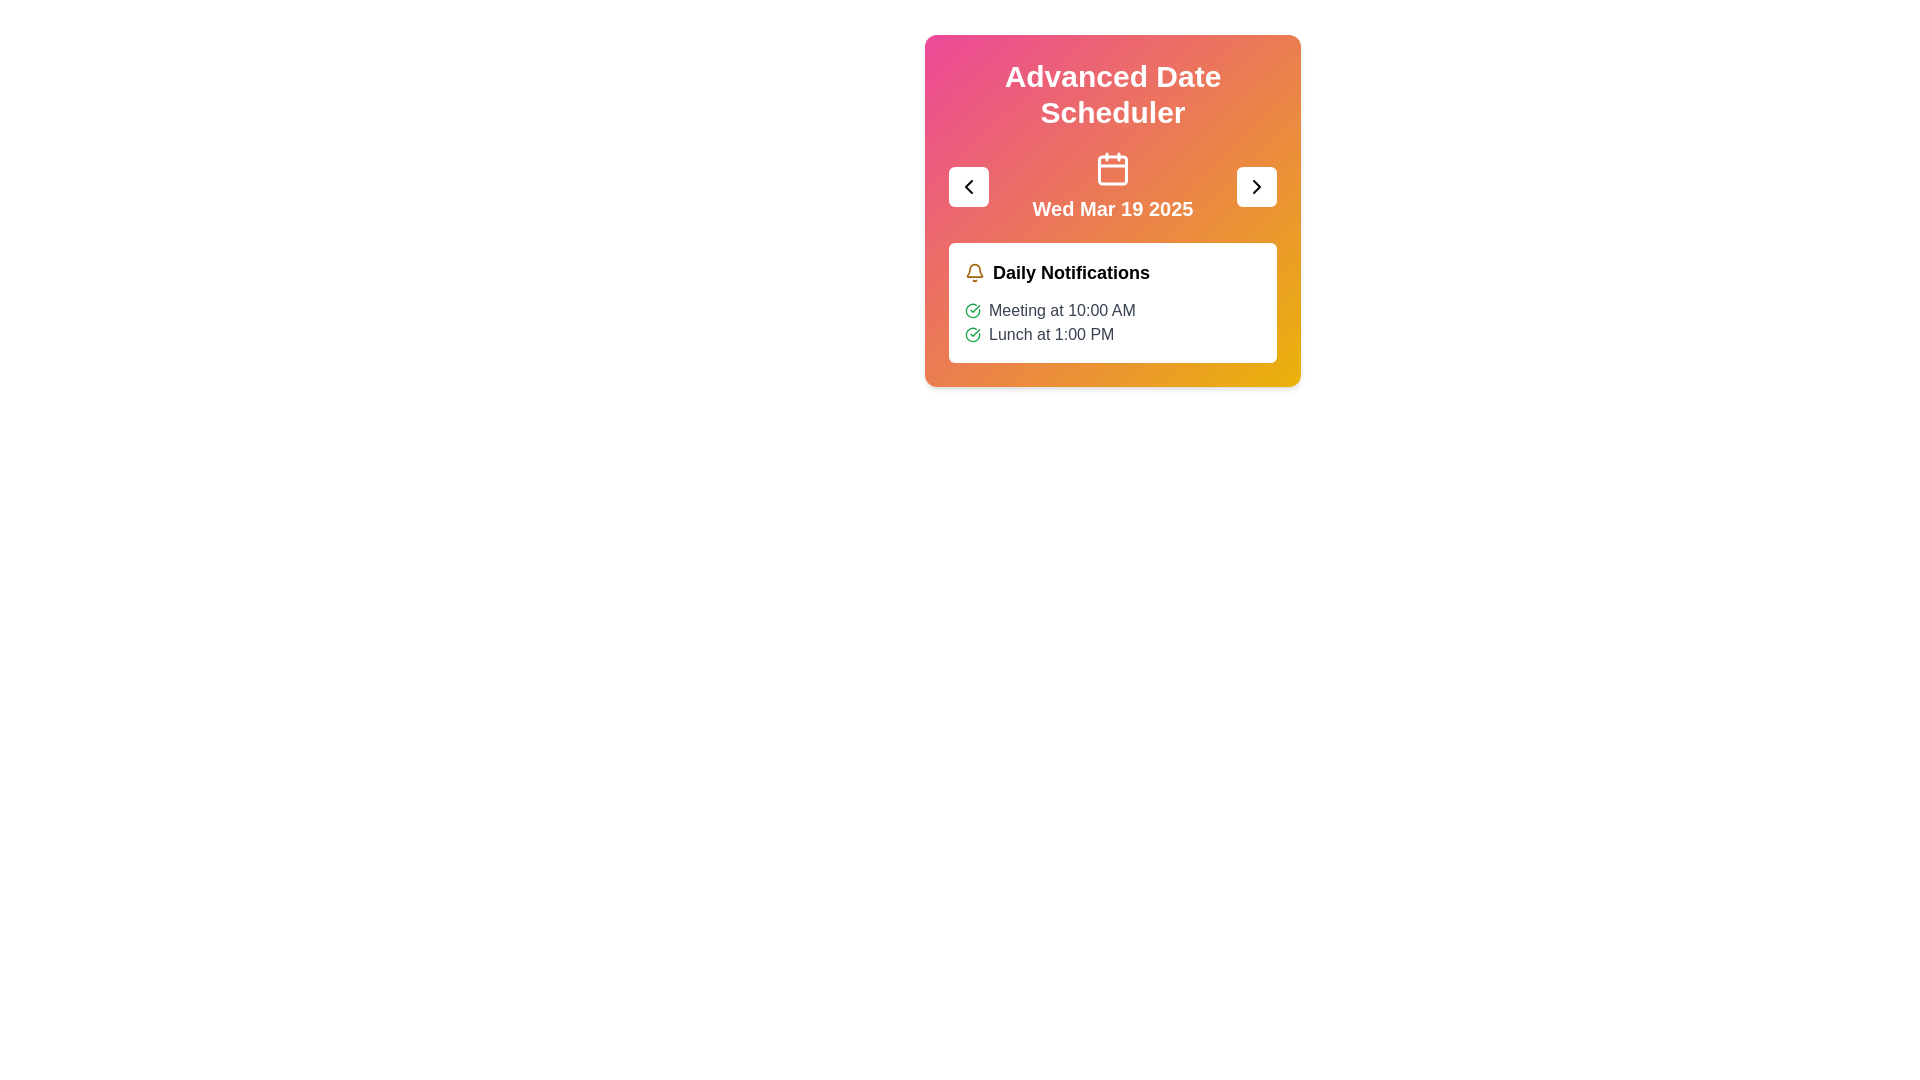 The height and width of the screenshot is (1080, 1920). I want to click on the text label displaying 'Meeting at 10:00 AM' which is located below the 'Daily Notifications' title and aligned with a green checkmark icon, so click(1061, 311).